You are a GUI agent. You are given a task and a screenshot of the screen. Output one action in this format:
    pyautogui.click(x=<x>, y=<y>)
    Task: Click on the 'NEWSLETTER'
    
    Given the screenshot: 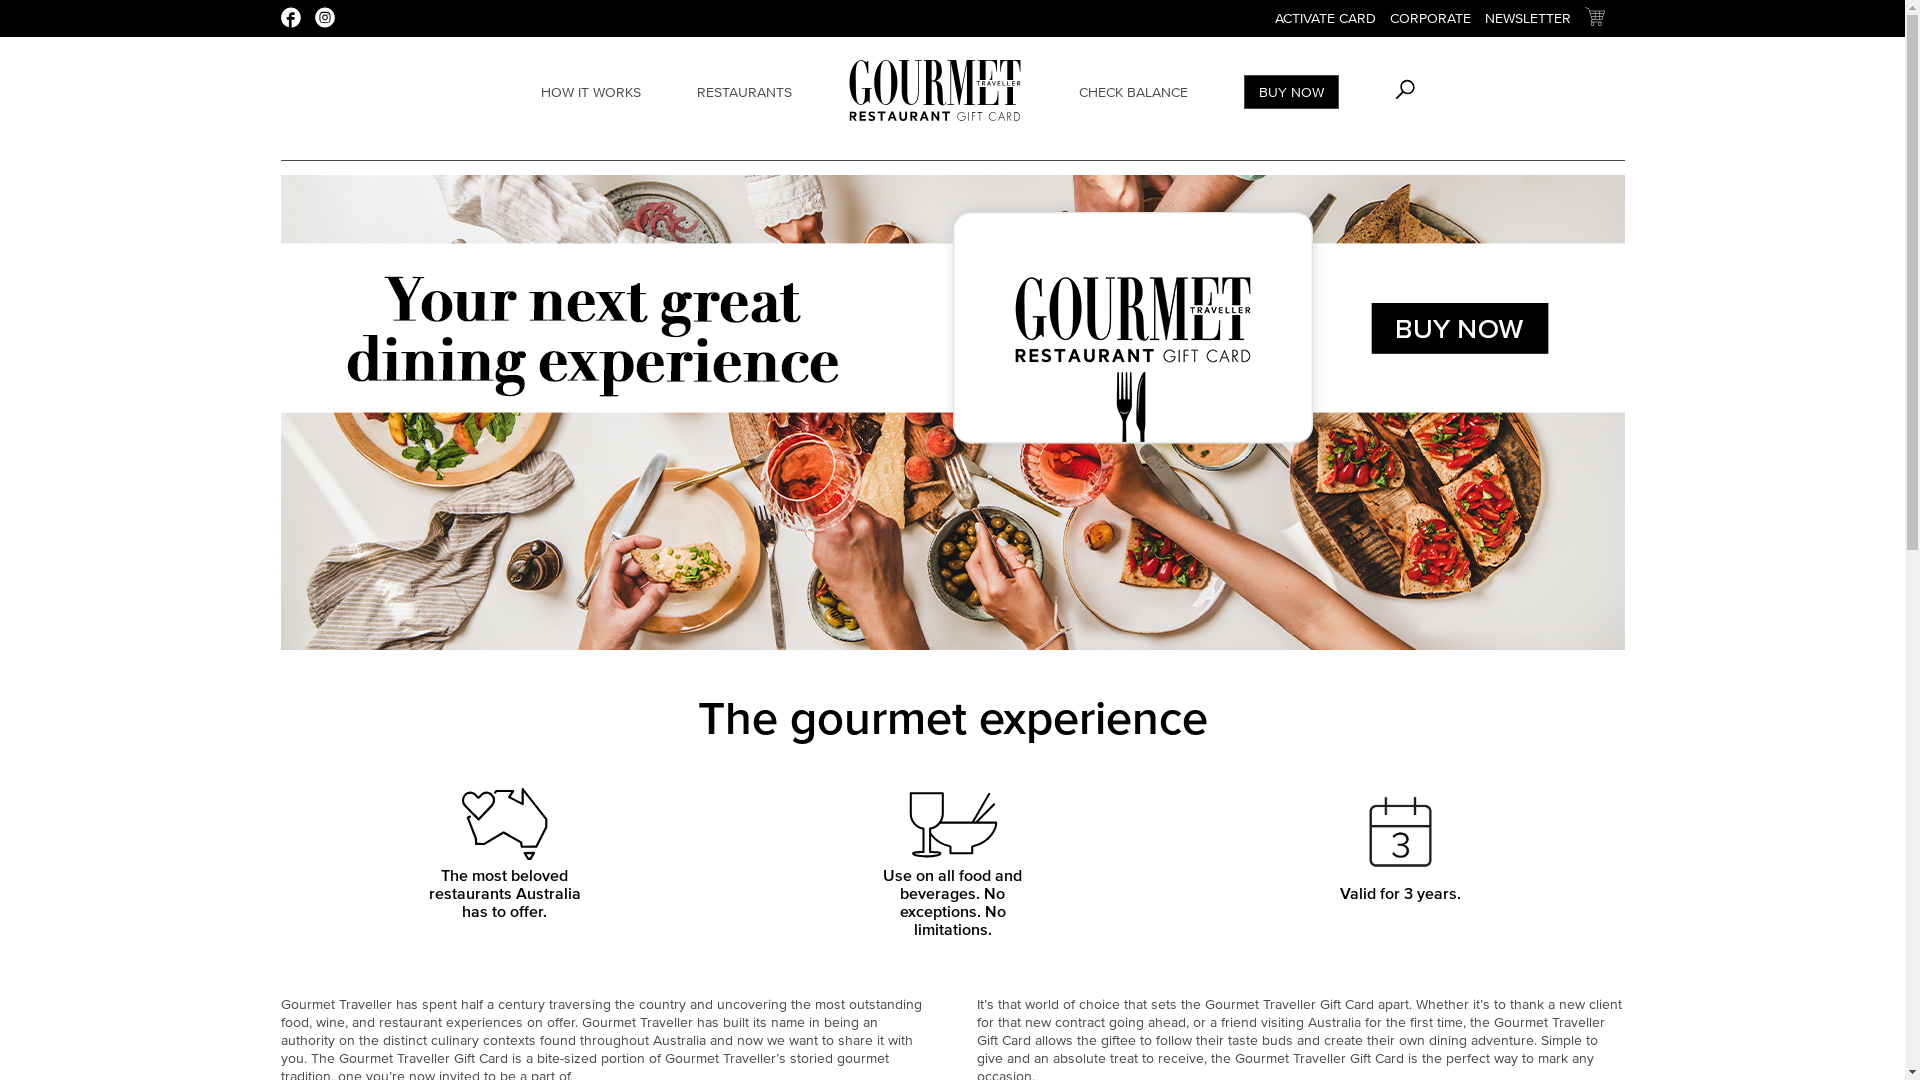 What is the action you would take?
    pyautogui.click(x=1525, y=18)
    